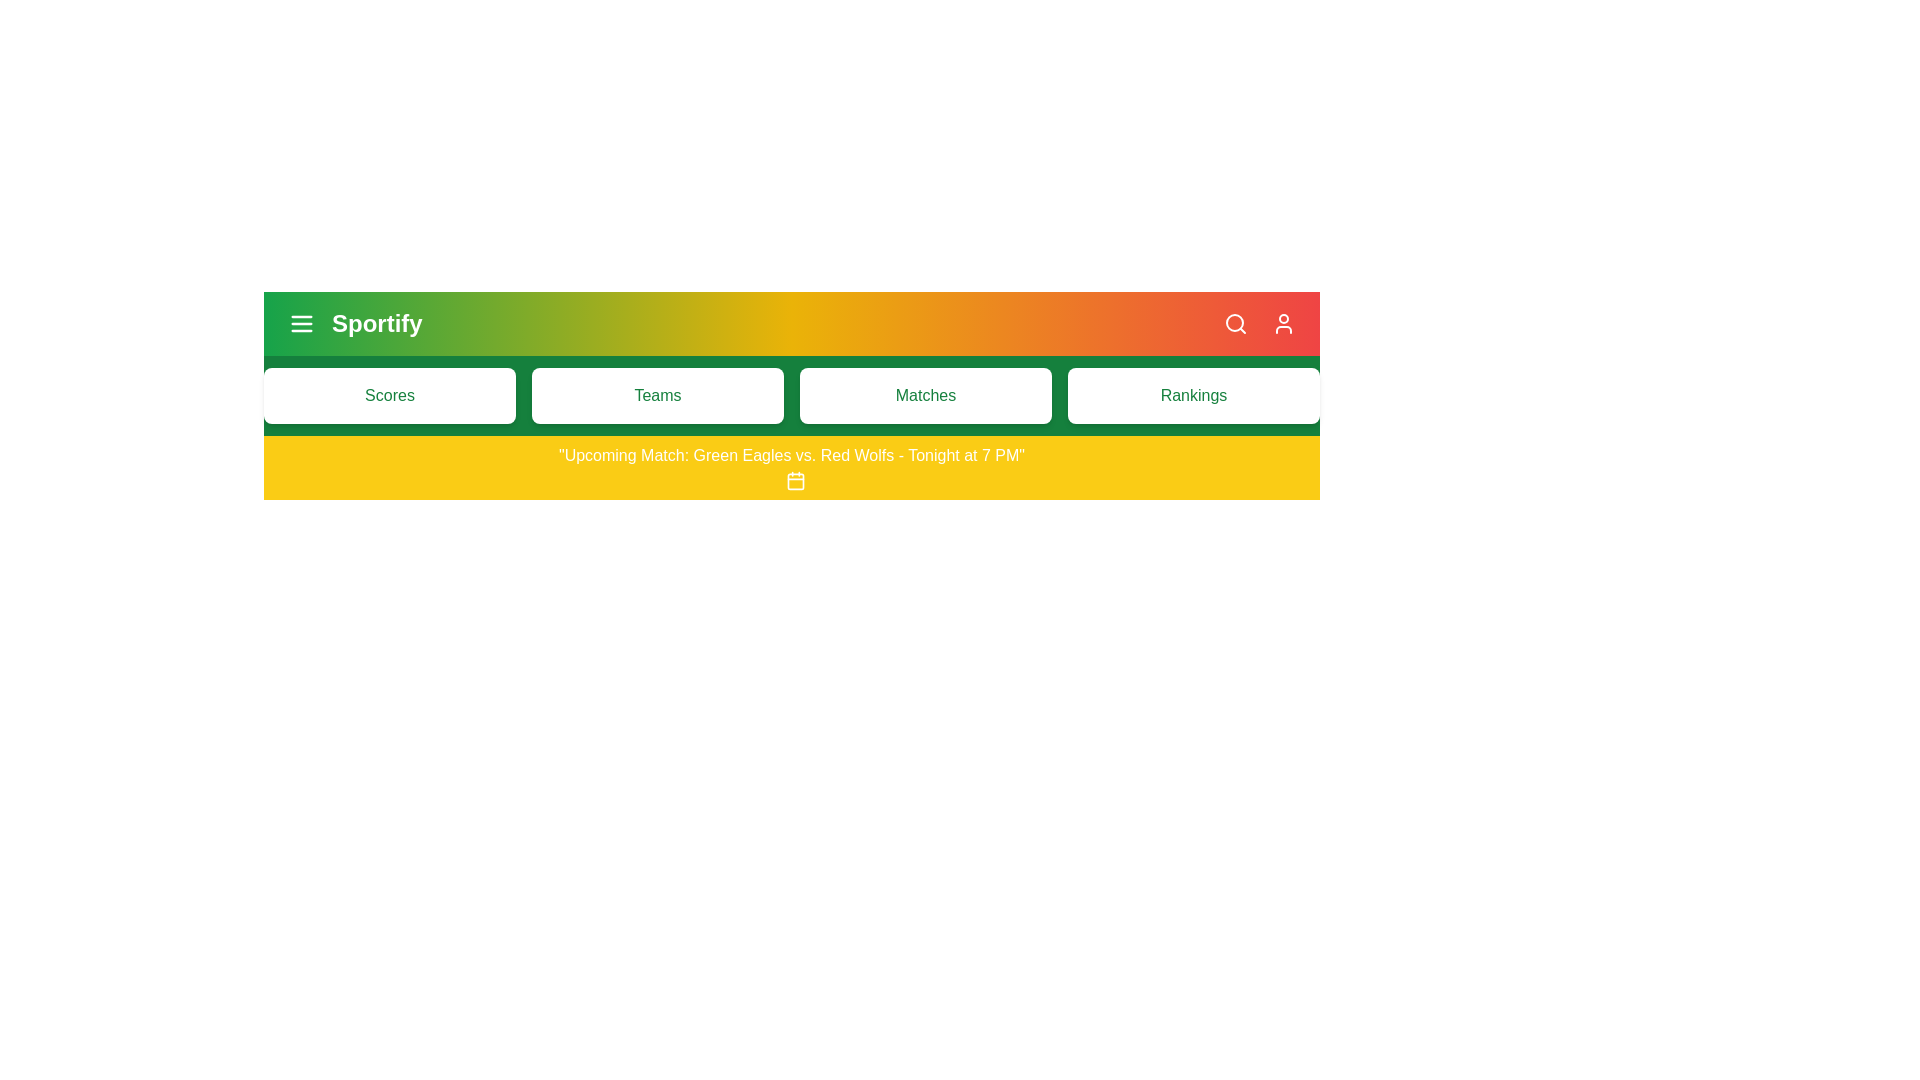  What do you see at coordinates (1235, 323) in the screenshot?
I see `the search icon to access the search functionality` at bounding box center [1235, 323].